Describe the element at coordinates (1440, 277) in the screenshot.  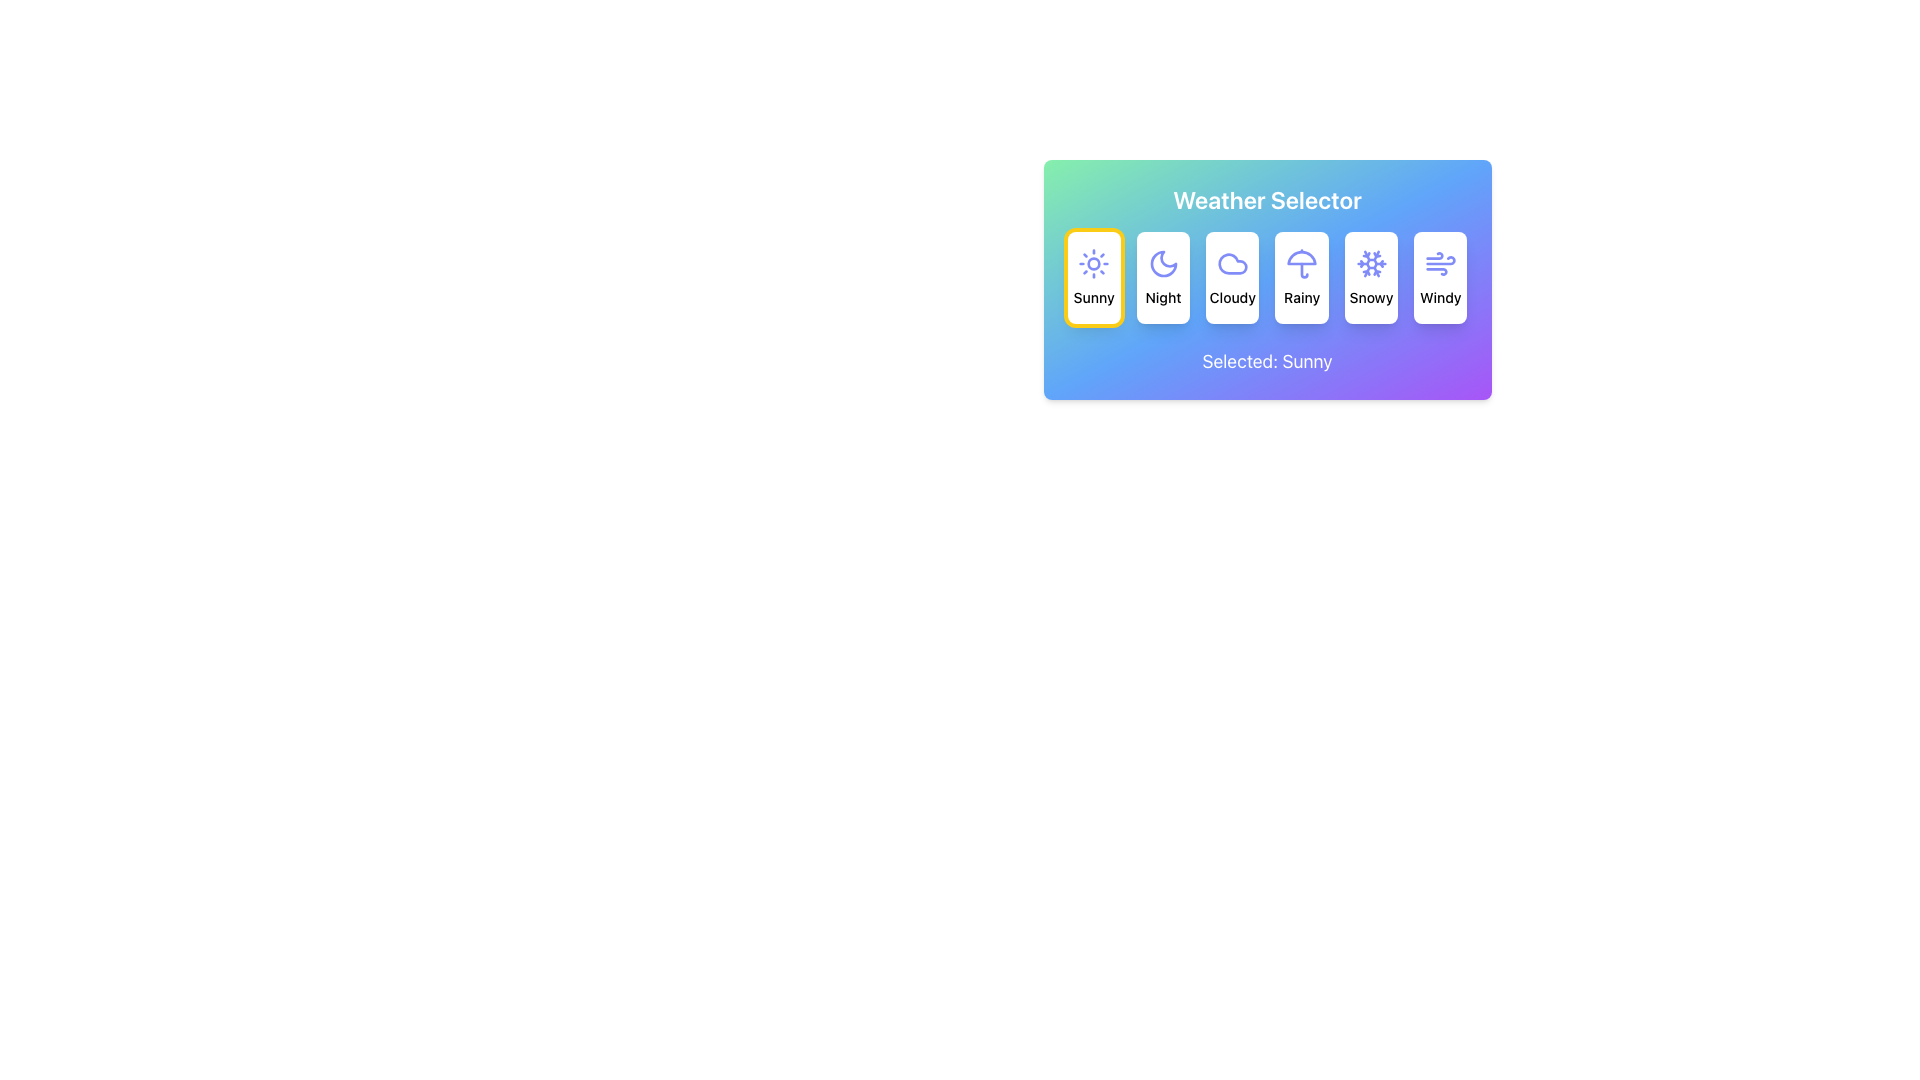
I see `the 'Windy' weather option button by navigating through the keyboard` at that location.